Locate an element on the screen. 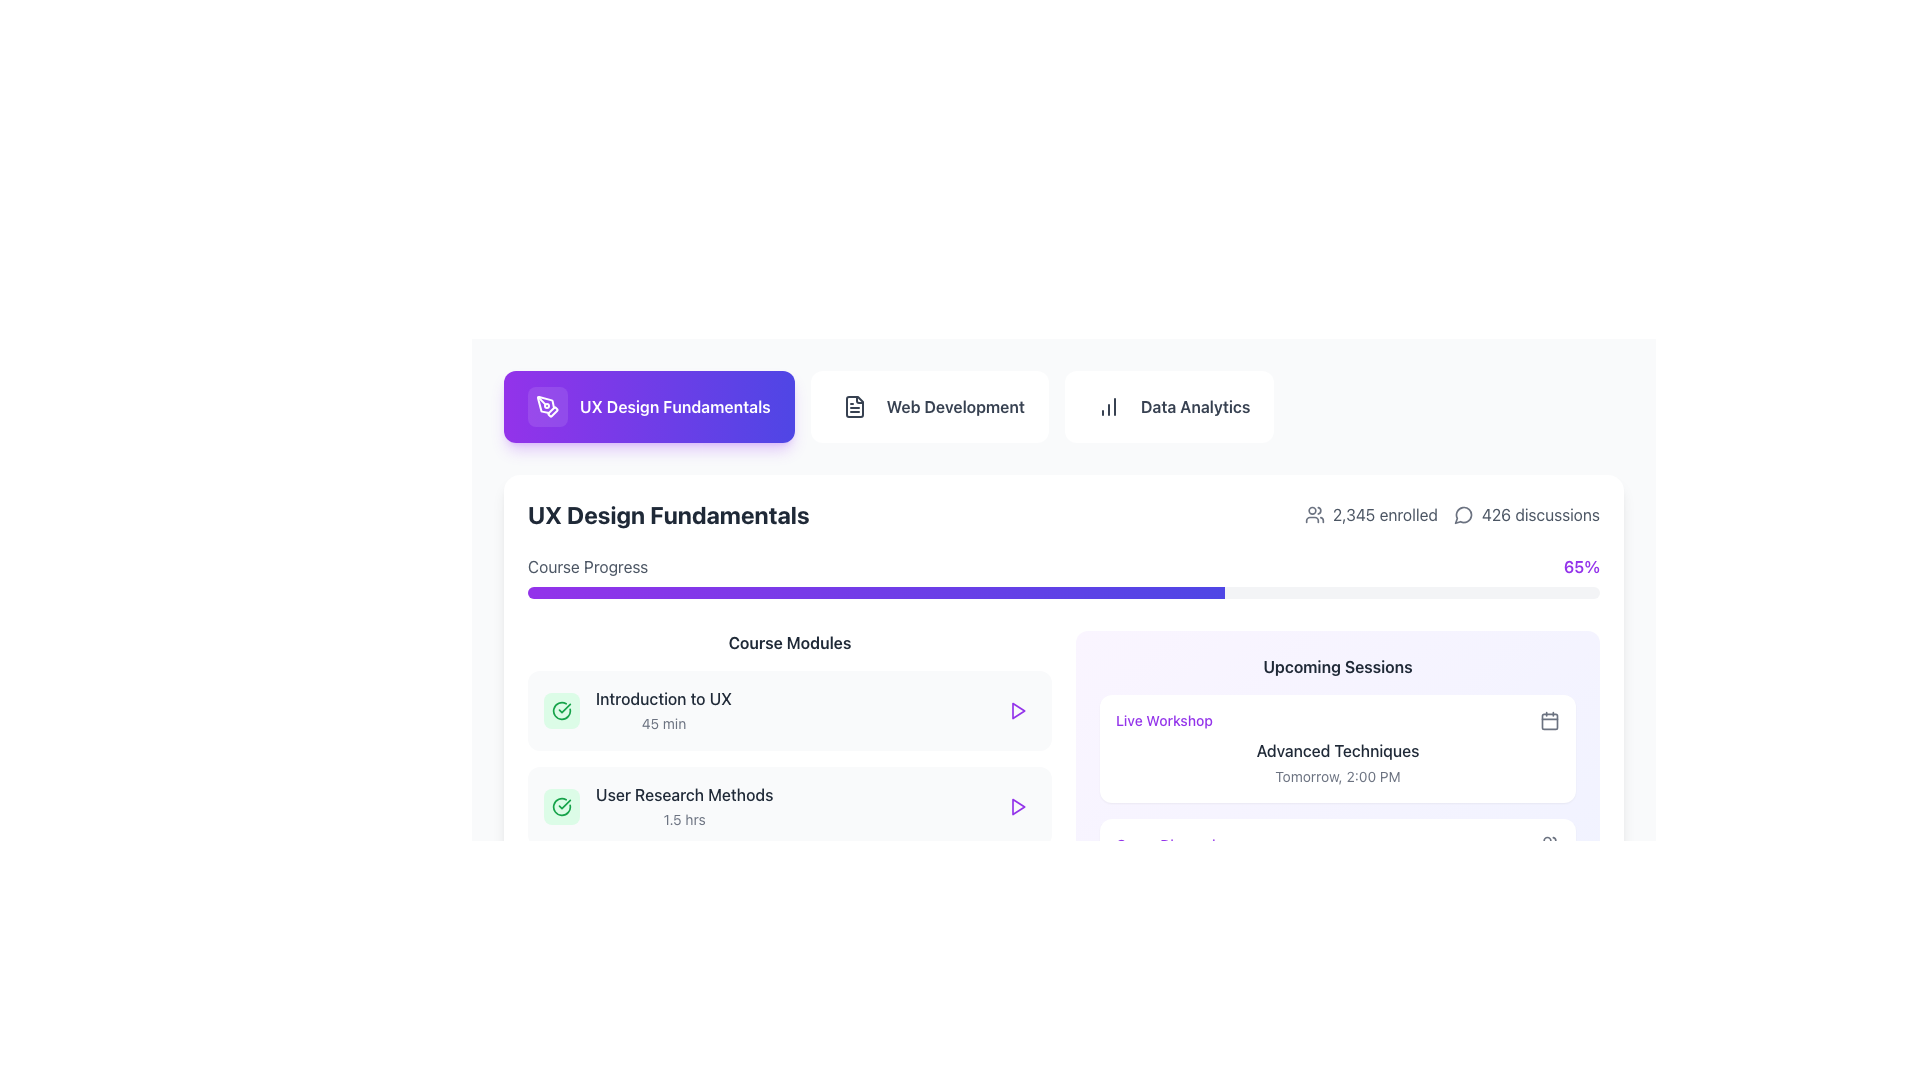 The width and height of the screenshot is (1920, 1080). the 'Live Workshop' text label, which is a small-sized, purple font label located in the 'Upcoming Sessions' section is located at coordinates (1164, 721).